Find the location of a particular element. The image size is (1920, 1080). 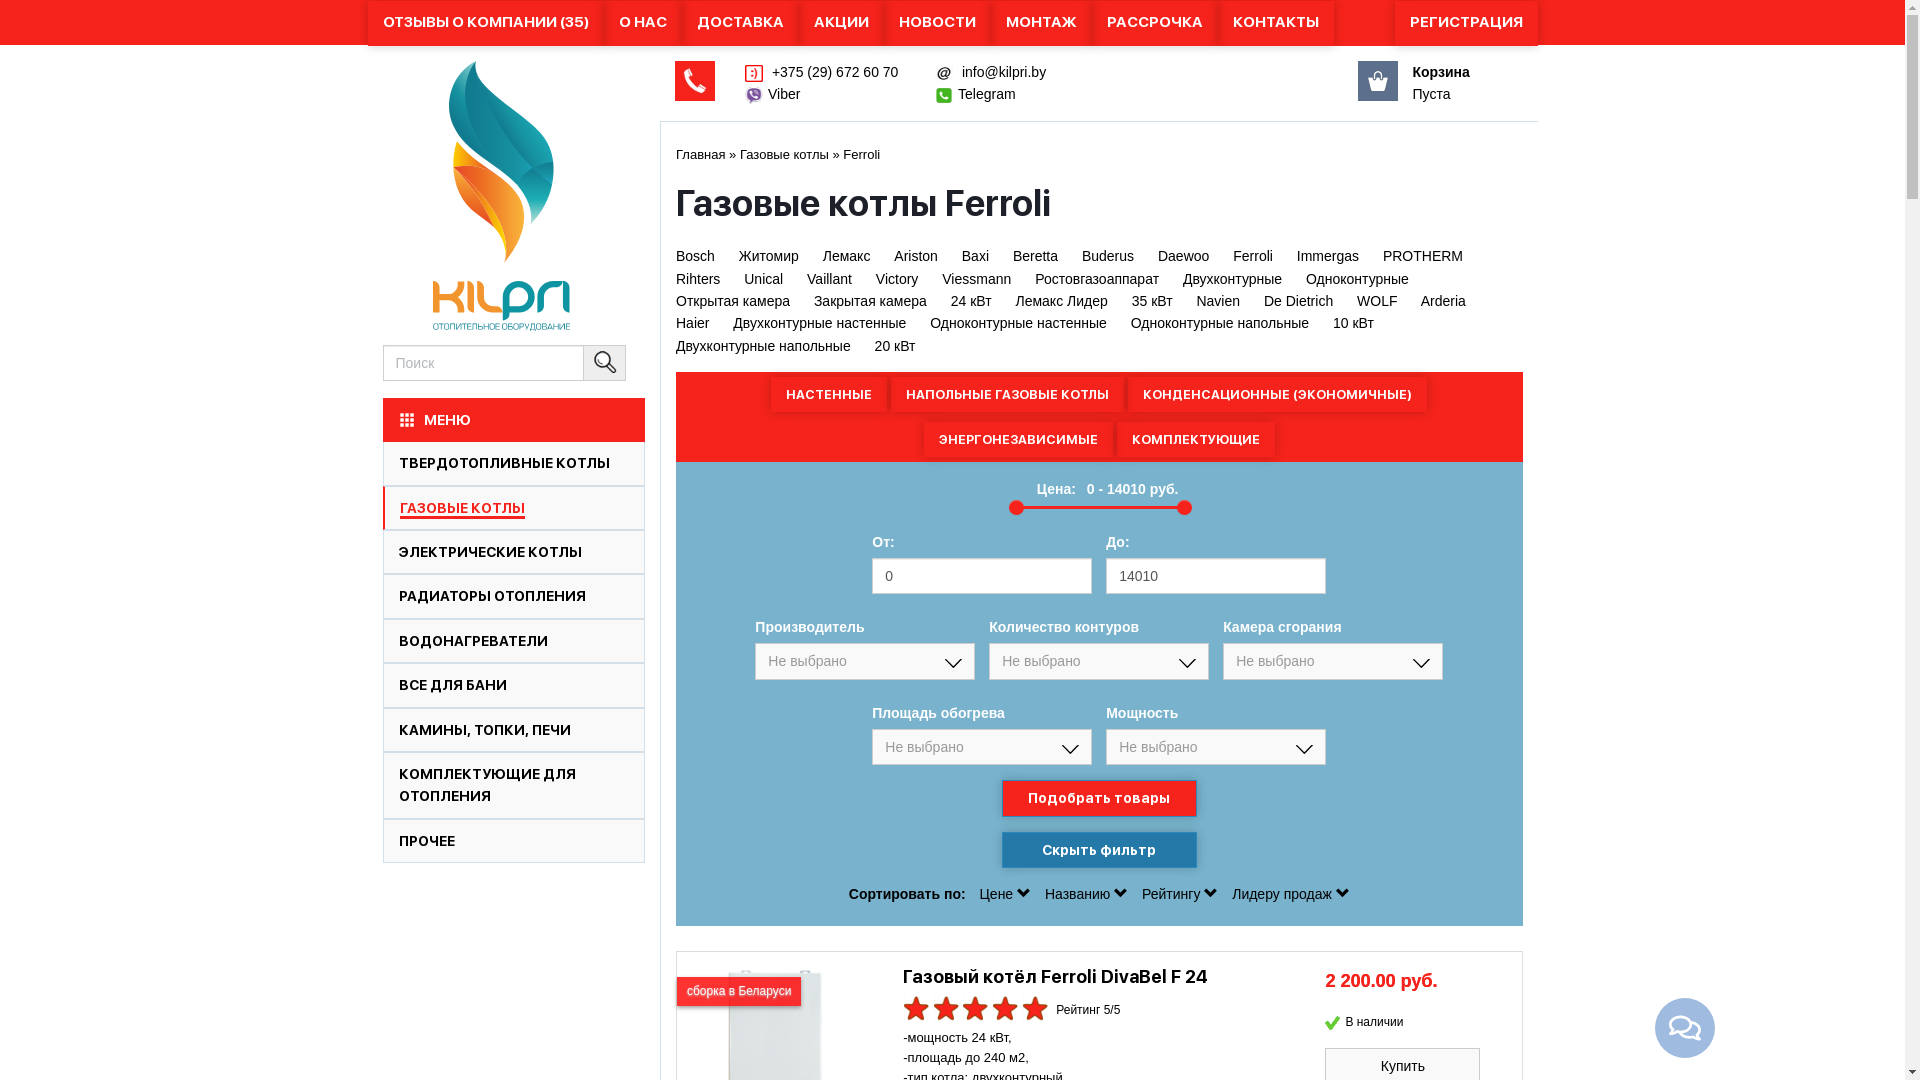

'Buderus' is located at coordinates (1107, 254).